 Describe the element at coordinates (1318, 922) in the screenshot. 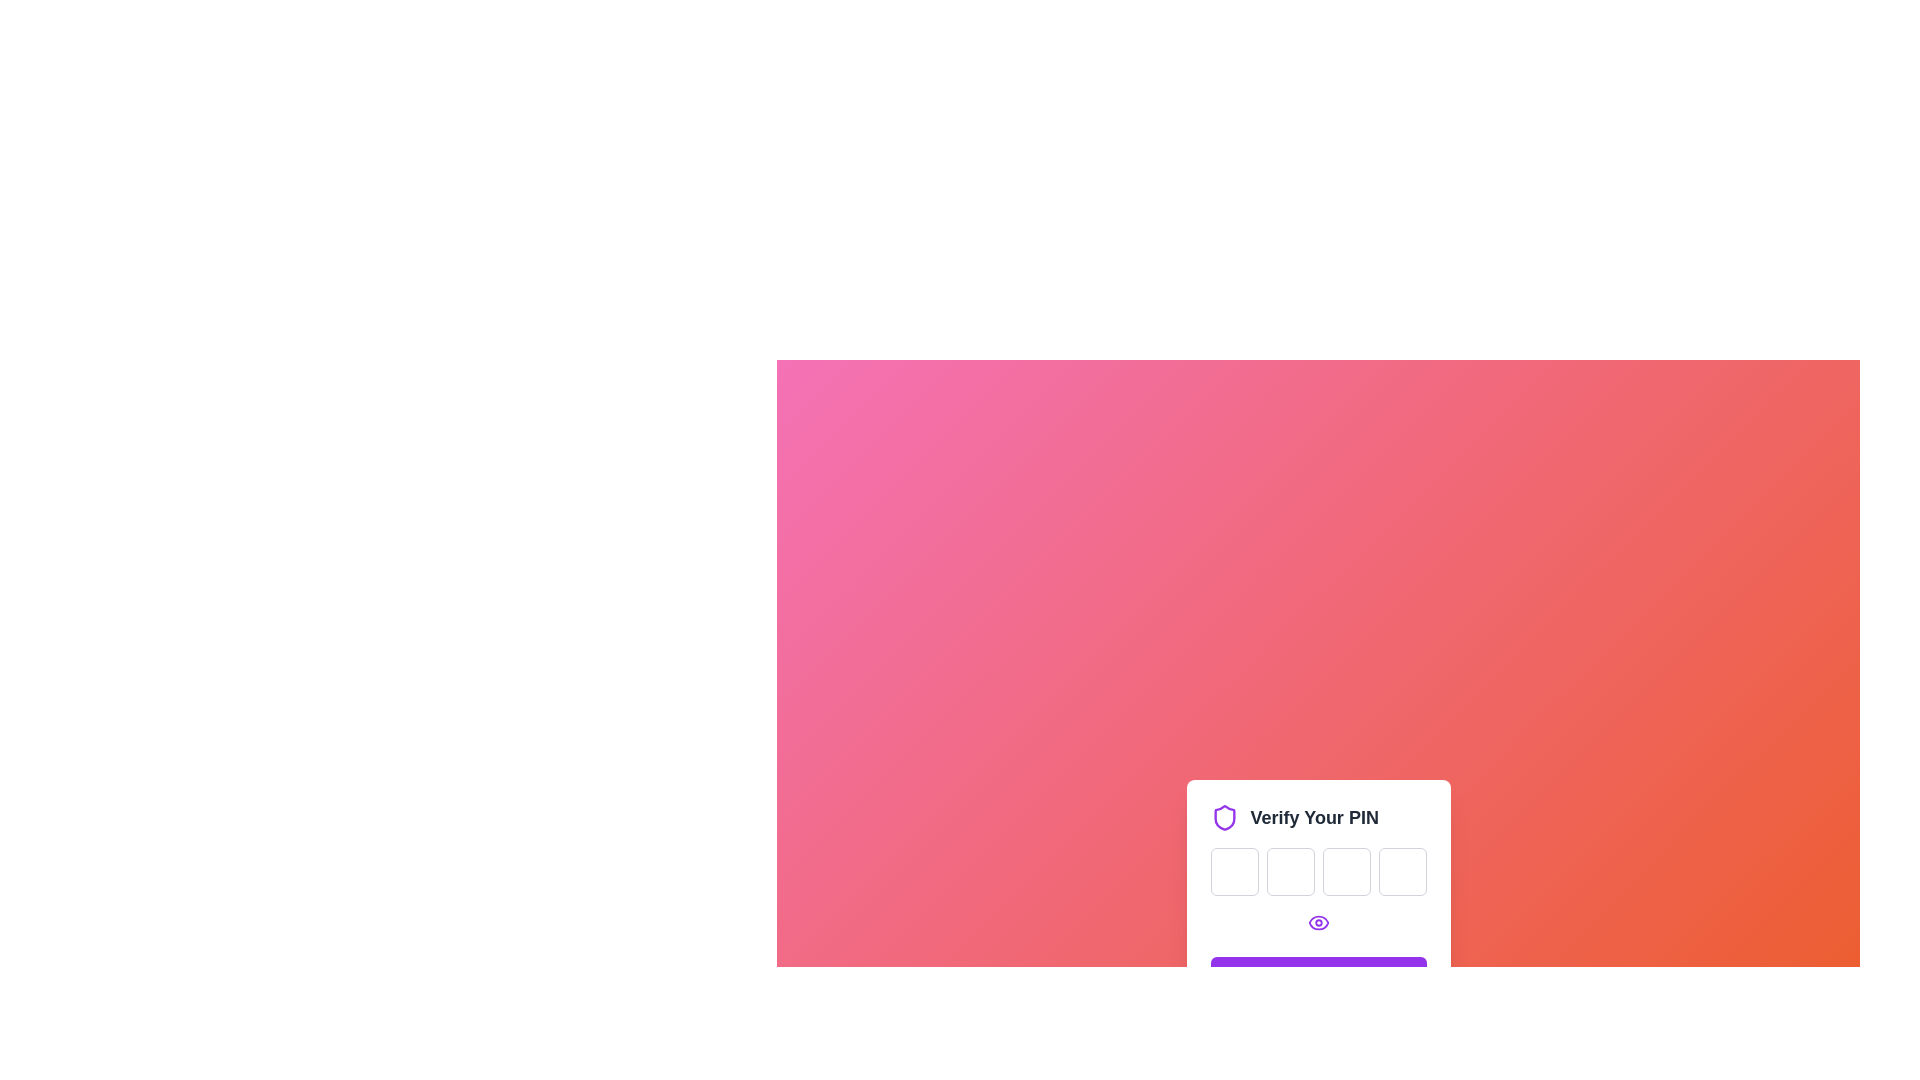

I see `the eye icon with a purple stroke in the PIN verification interface, located below the PIN input fields` at that location.